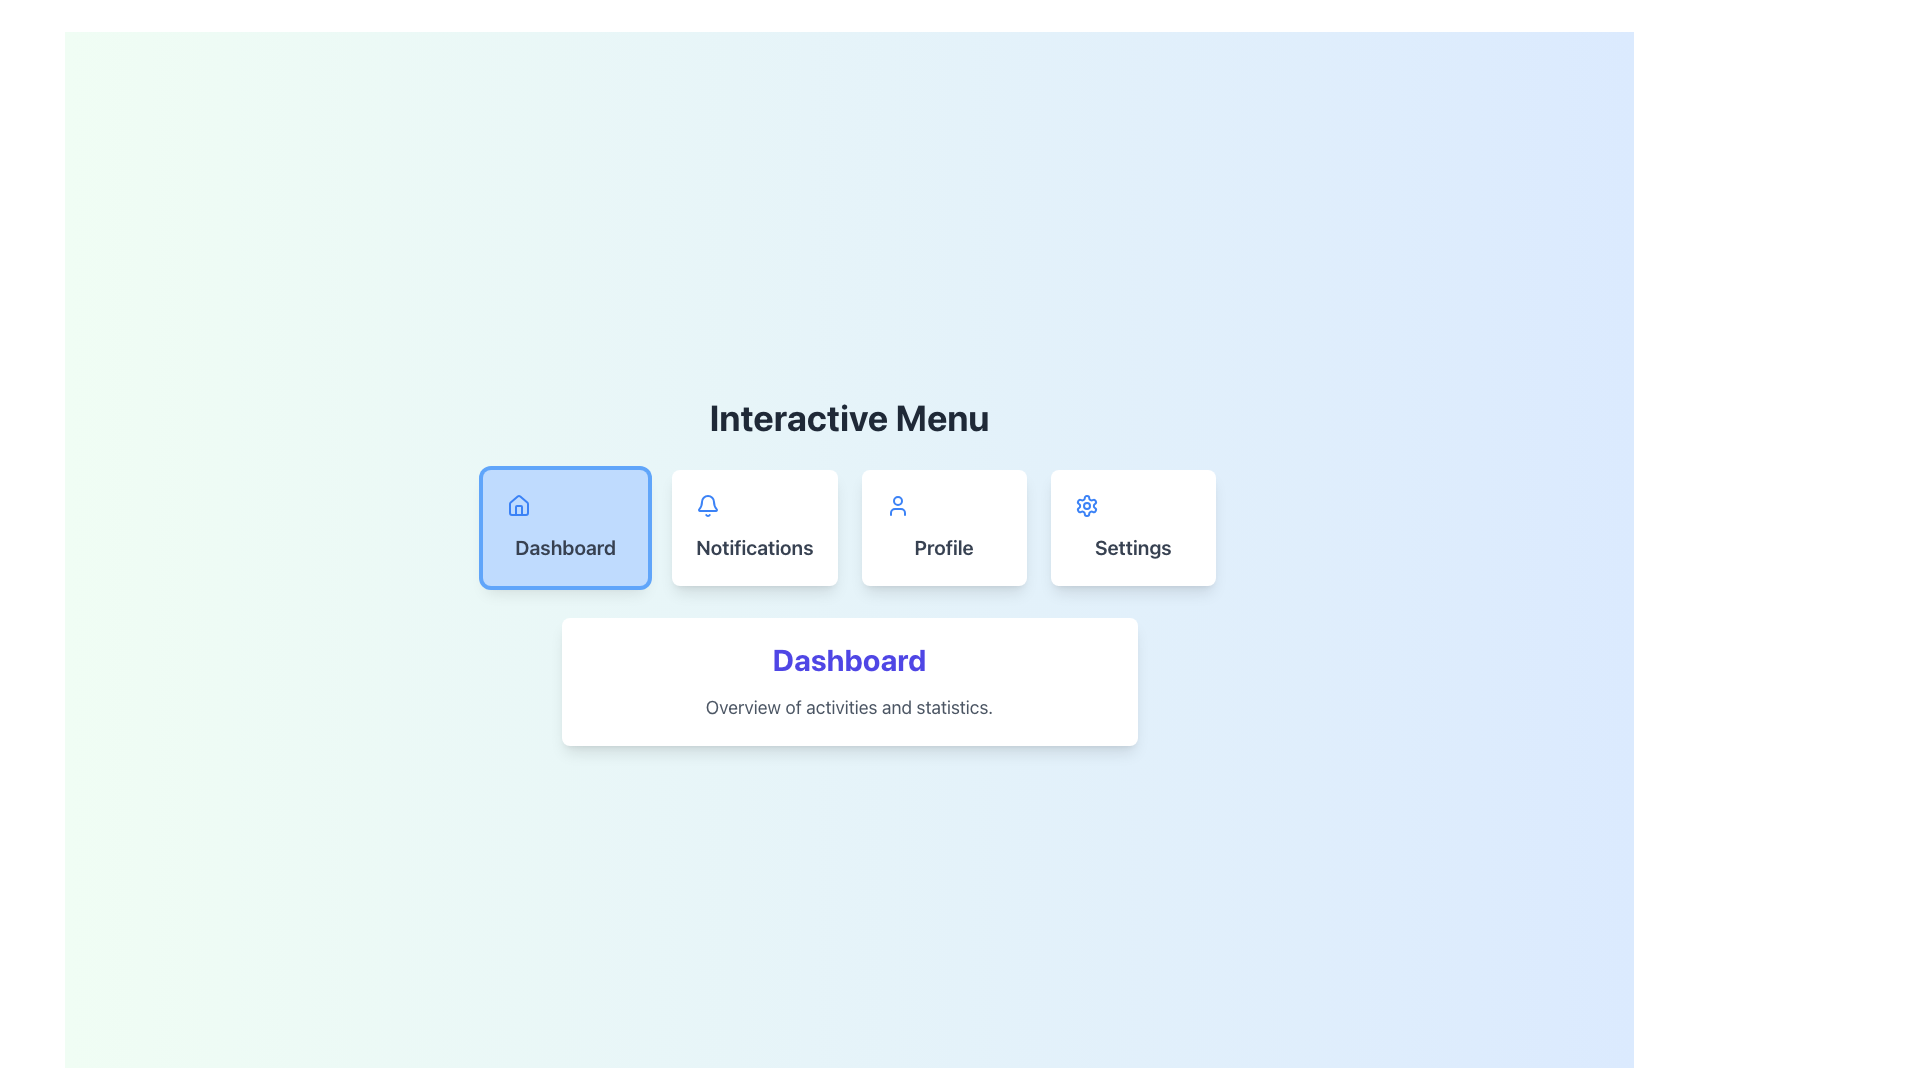 The image size is (1920, 1080). Describe the element at coordinates (753, 527) in the screenshot. I see `the 'Notifications' clickable card located in the second column of the grid layout, positioned between the 'Dashboard' and 'Profile' cards` at that location.